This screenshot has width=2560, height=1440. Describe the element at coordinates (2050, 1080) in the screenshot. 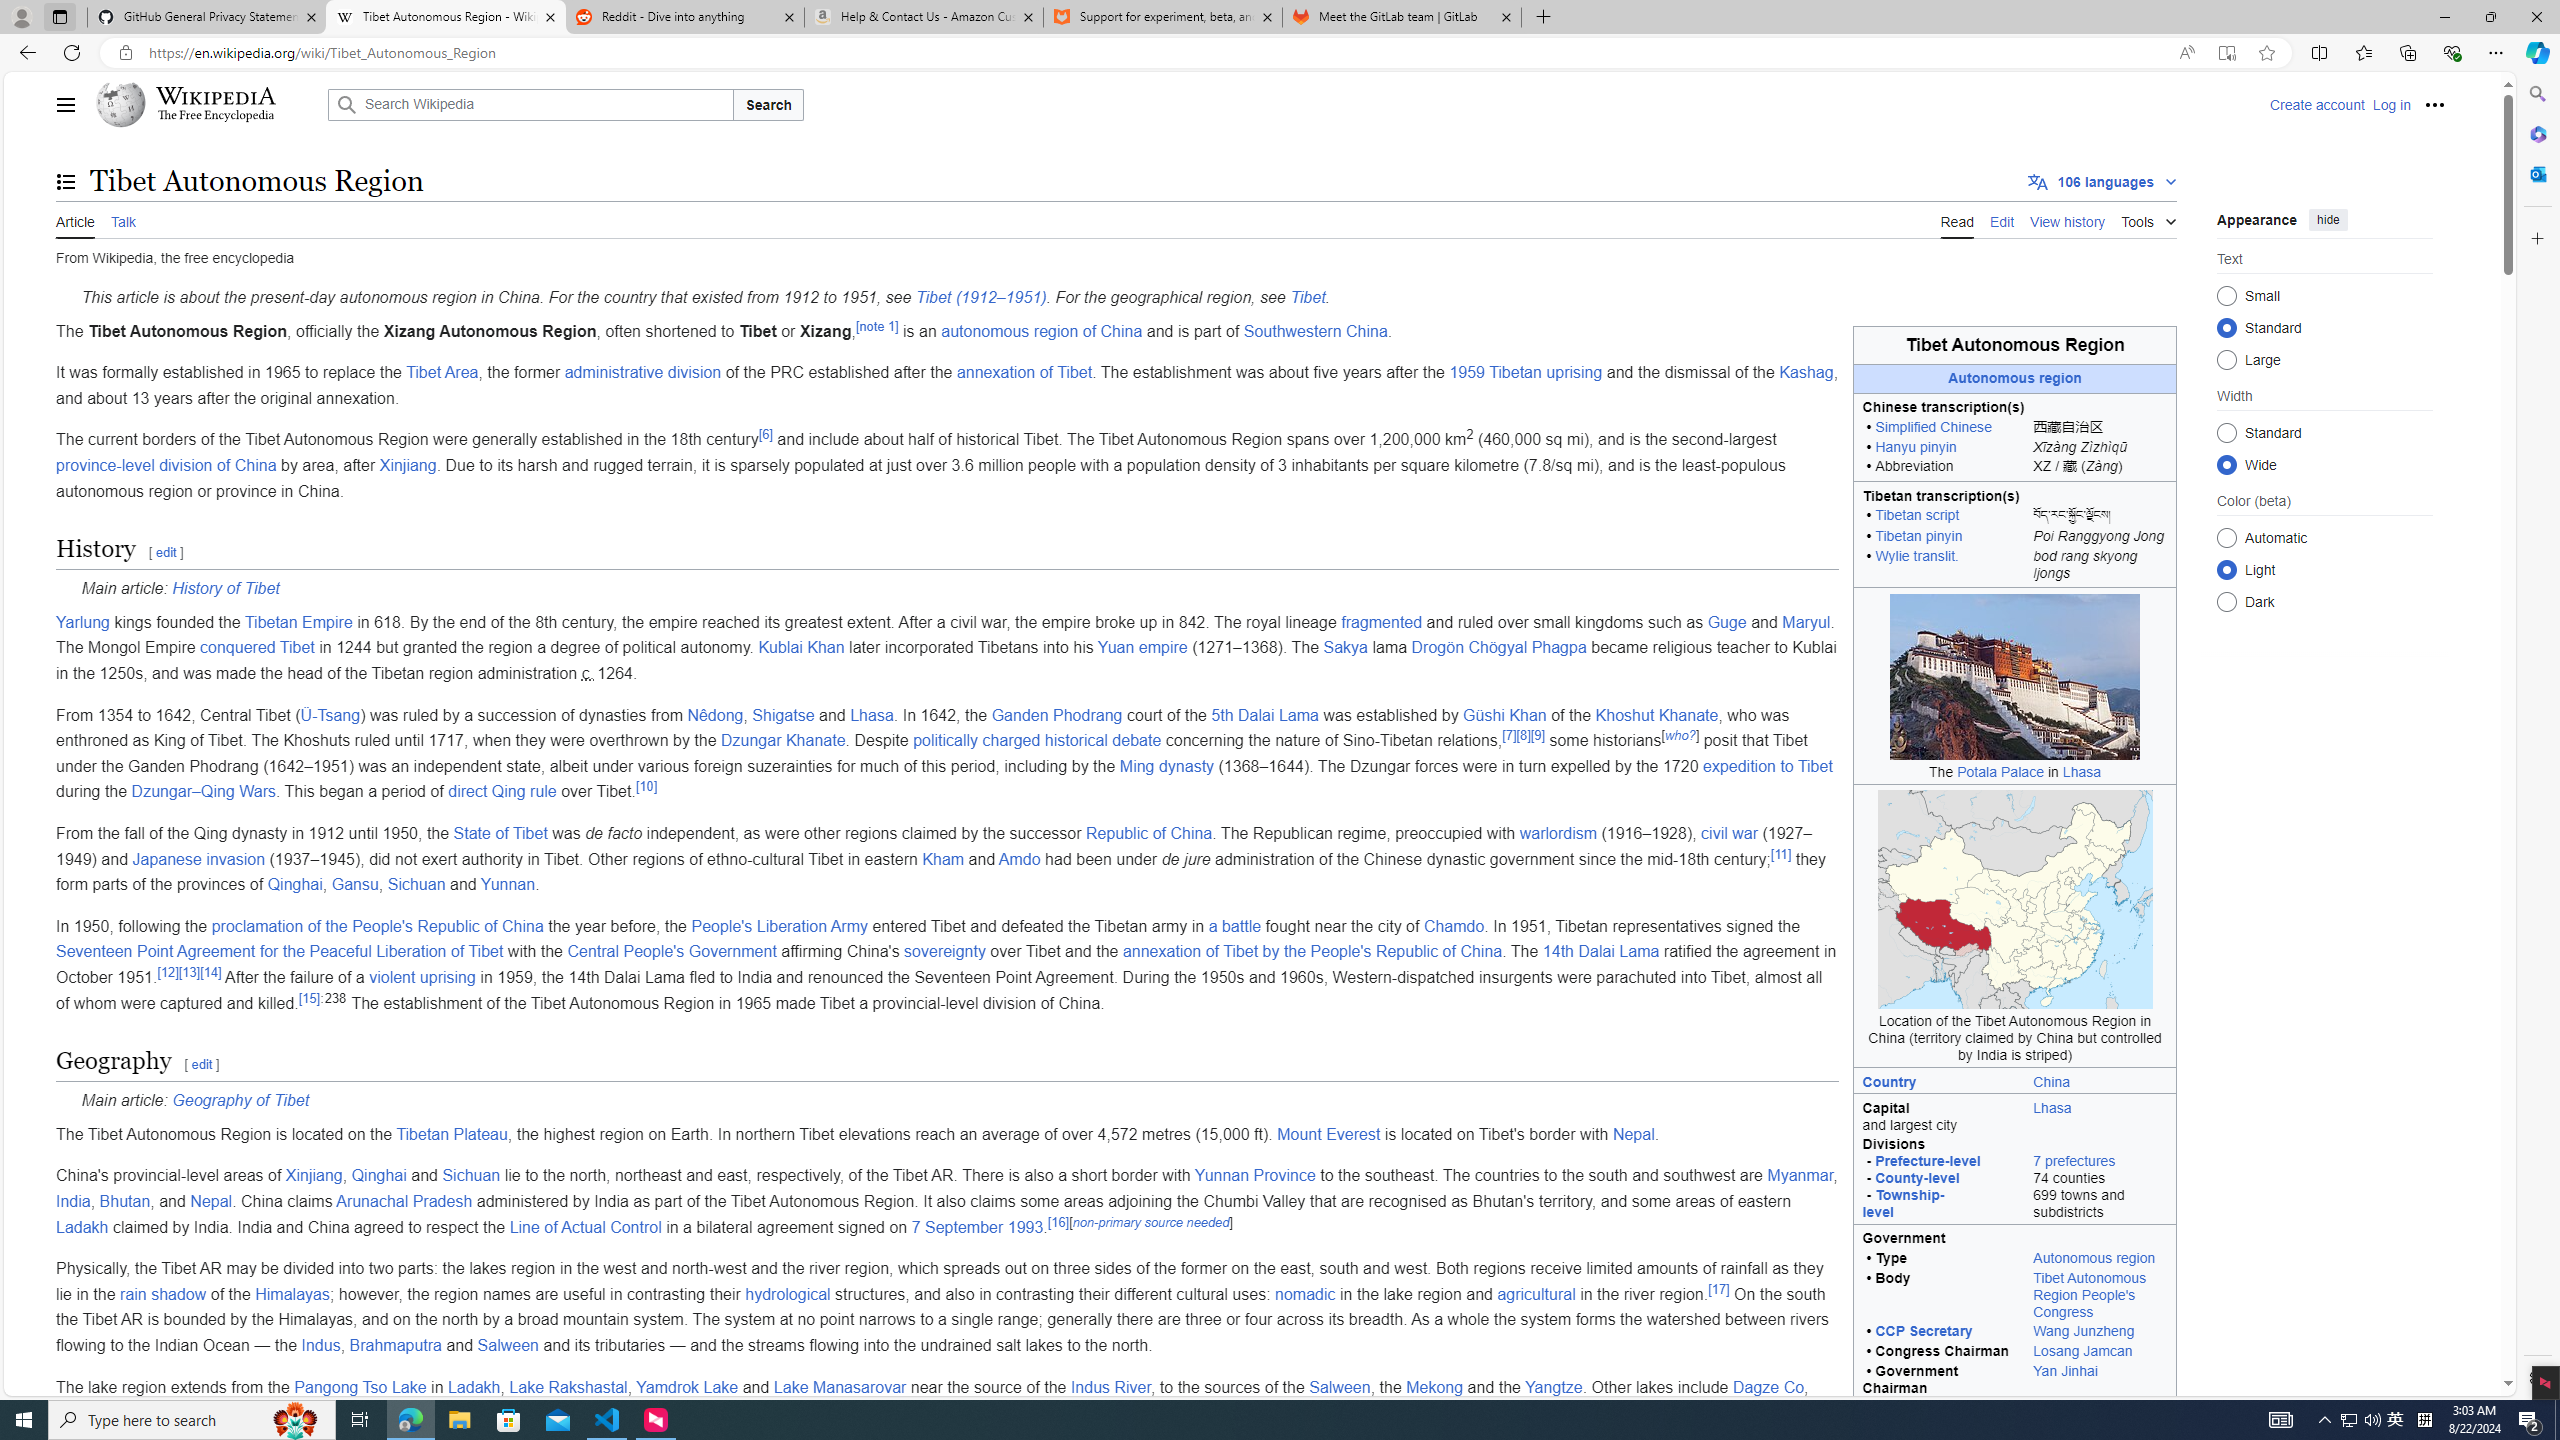

I see `'China'` at that location.